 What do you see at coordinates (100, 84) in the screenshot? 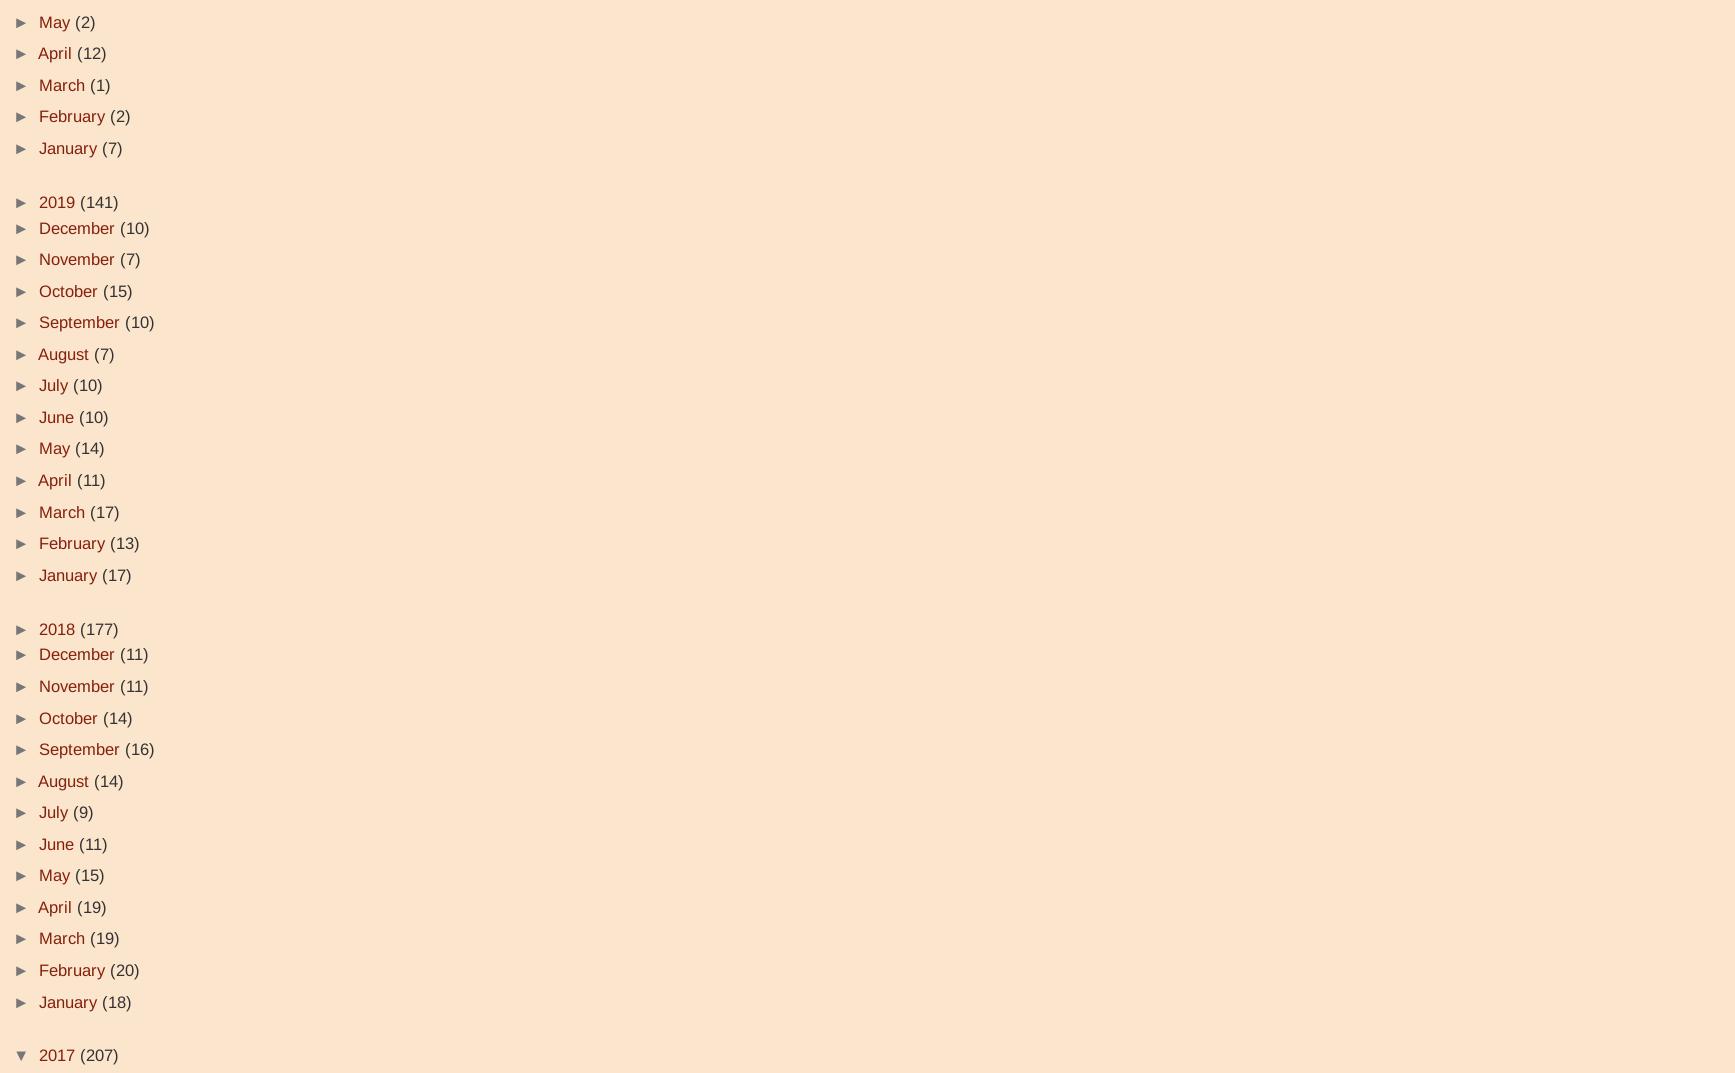
I see `'(1)'` at bounding box center [100, 84].